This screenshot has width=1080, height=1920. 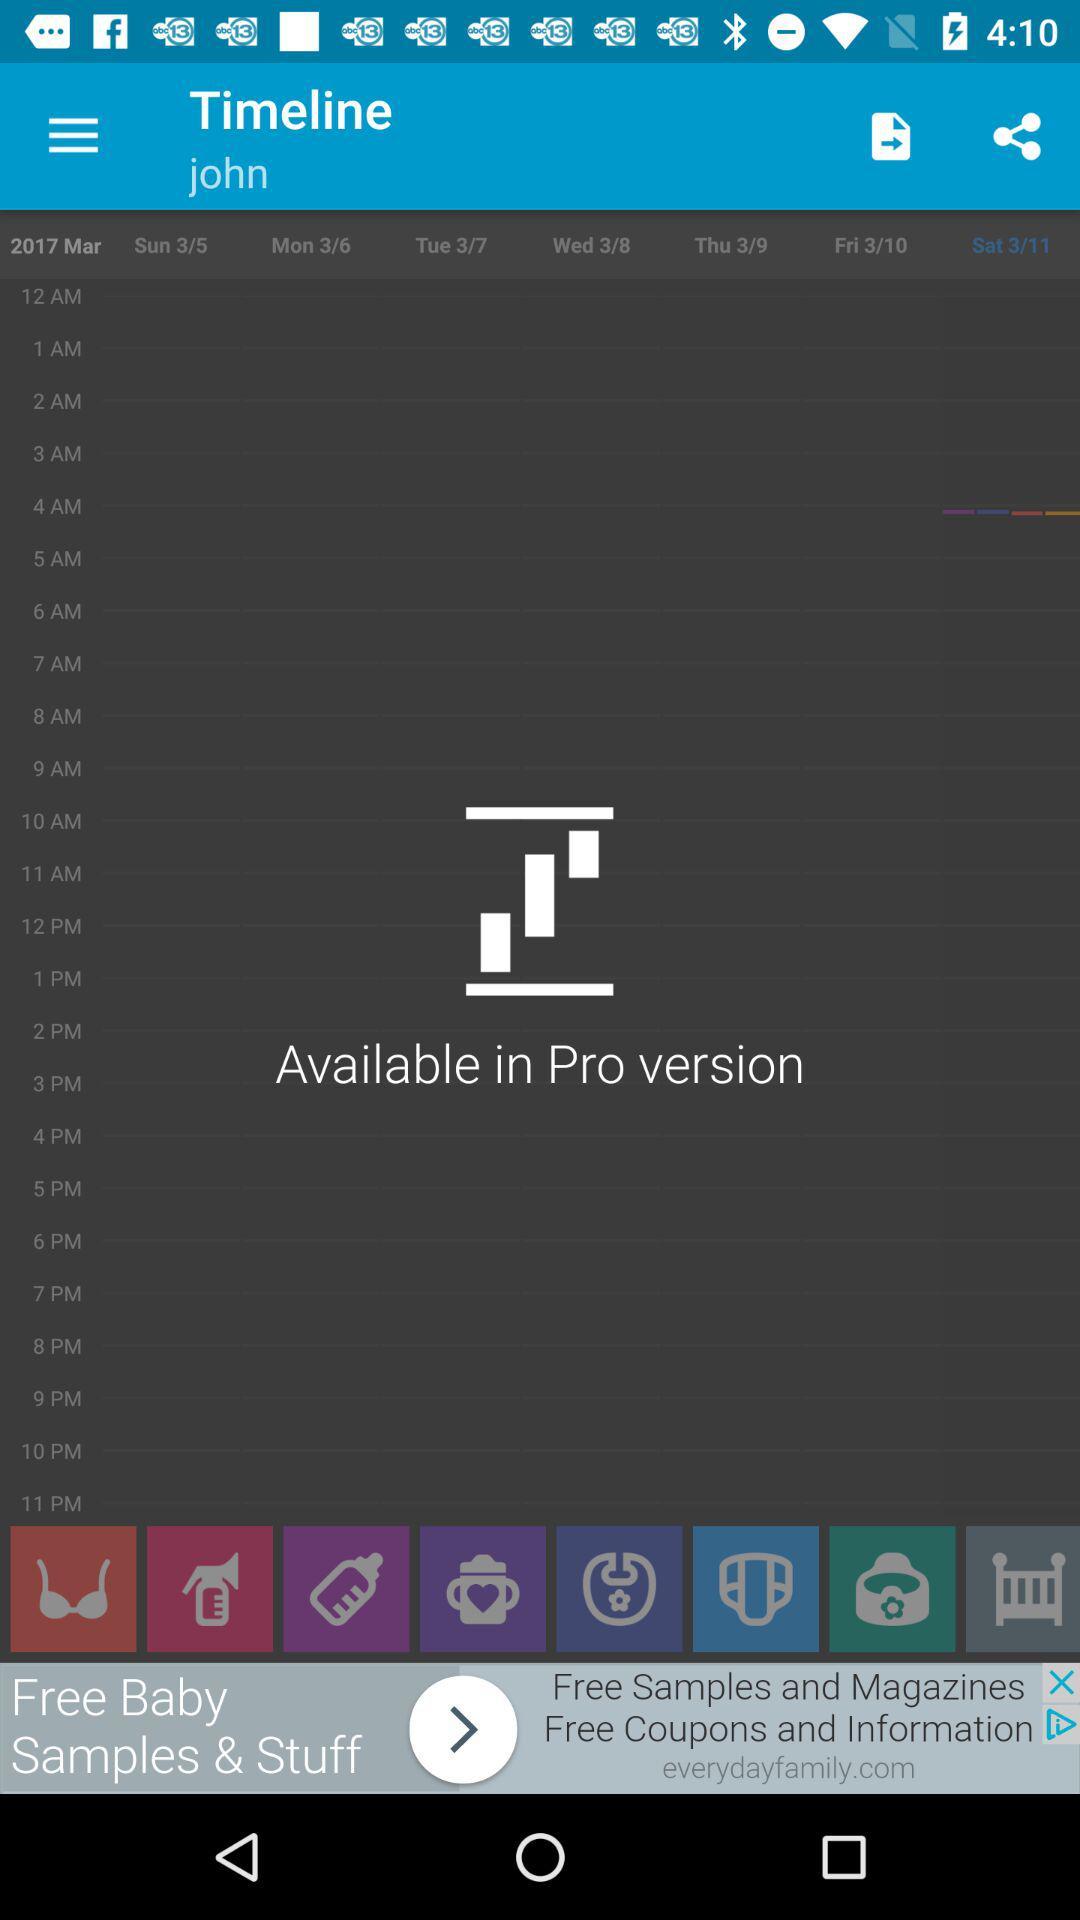 I want to click on autoplay option, so click(x=72, y=1588).